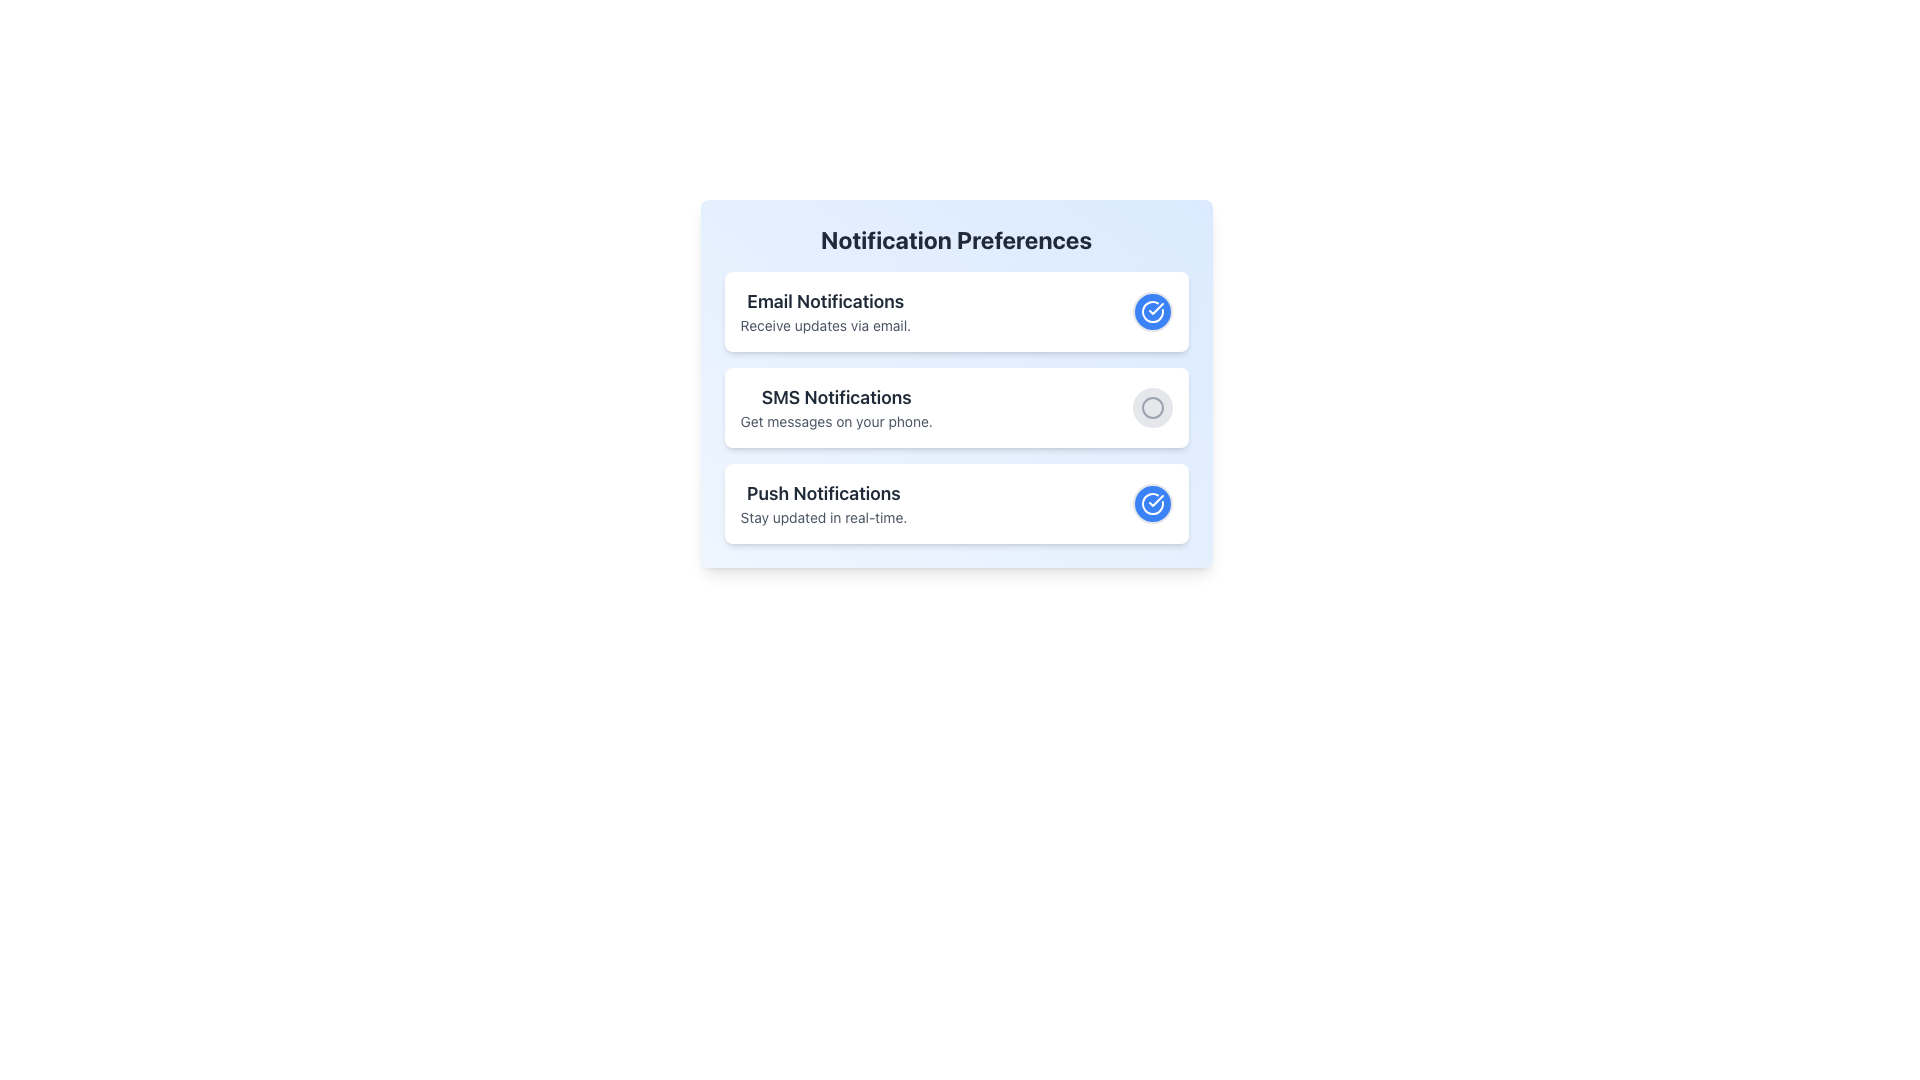 Image resolution: width=1920 pixels, height=1080 pixels. What do you see at coordinates (1152, 503) in the screenshot?
I see `the circular toggle button styled with a blue background and white border, located at the far right of the Push Notifications section in the Notification Preferences panel, to trigger a tooltip or style change` at bounding box center [1152, 503].